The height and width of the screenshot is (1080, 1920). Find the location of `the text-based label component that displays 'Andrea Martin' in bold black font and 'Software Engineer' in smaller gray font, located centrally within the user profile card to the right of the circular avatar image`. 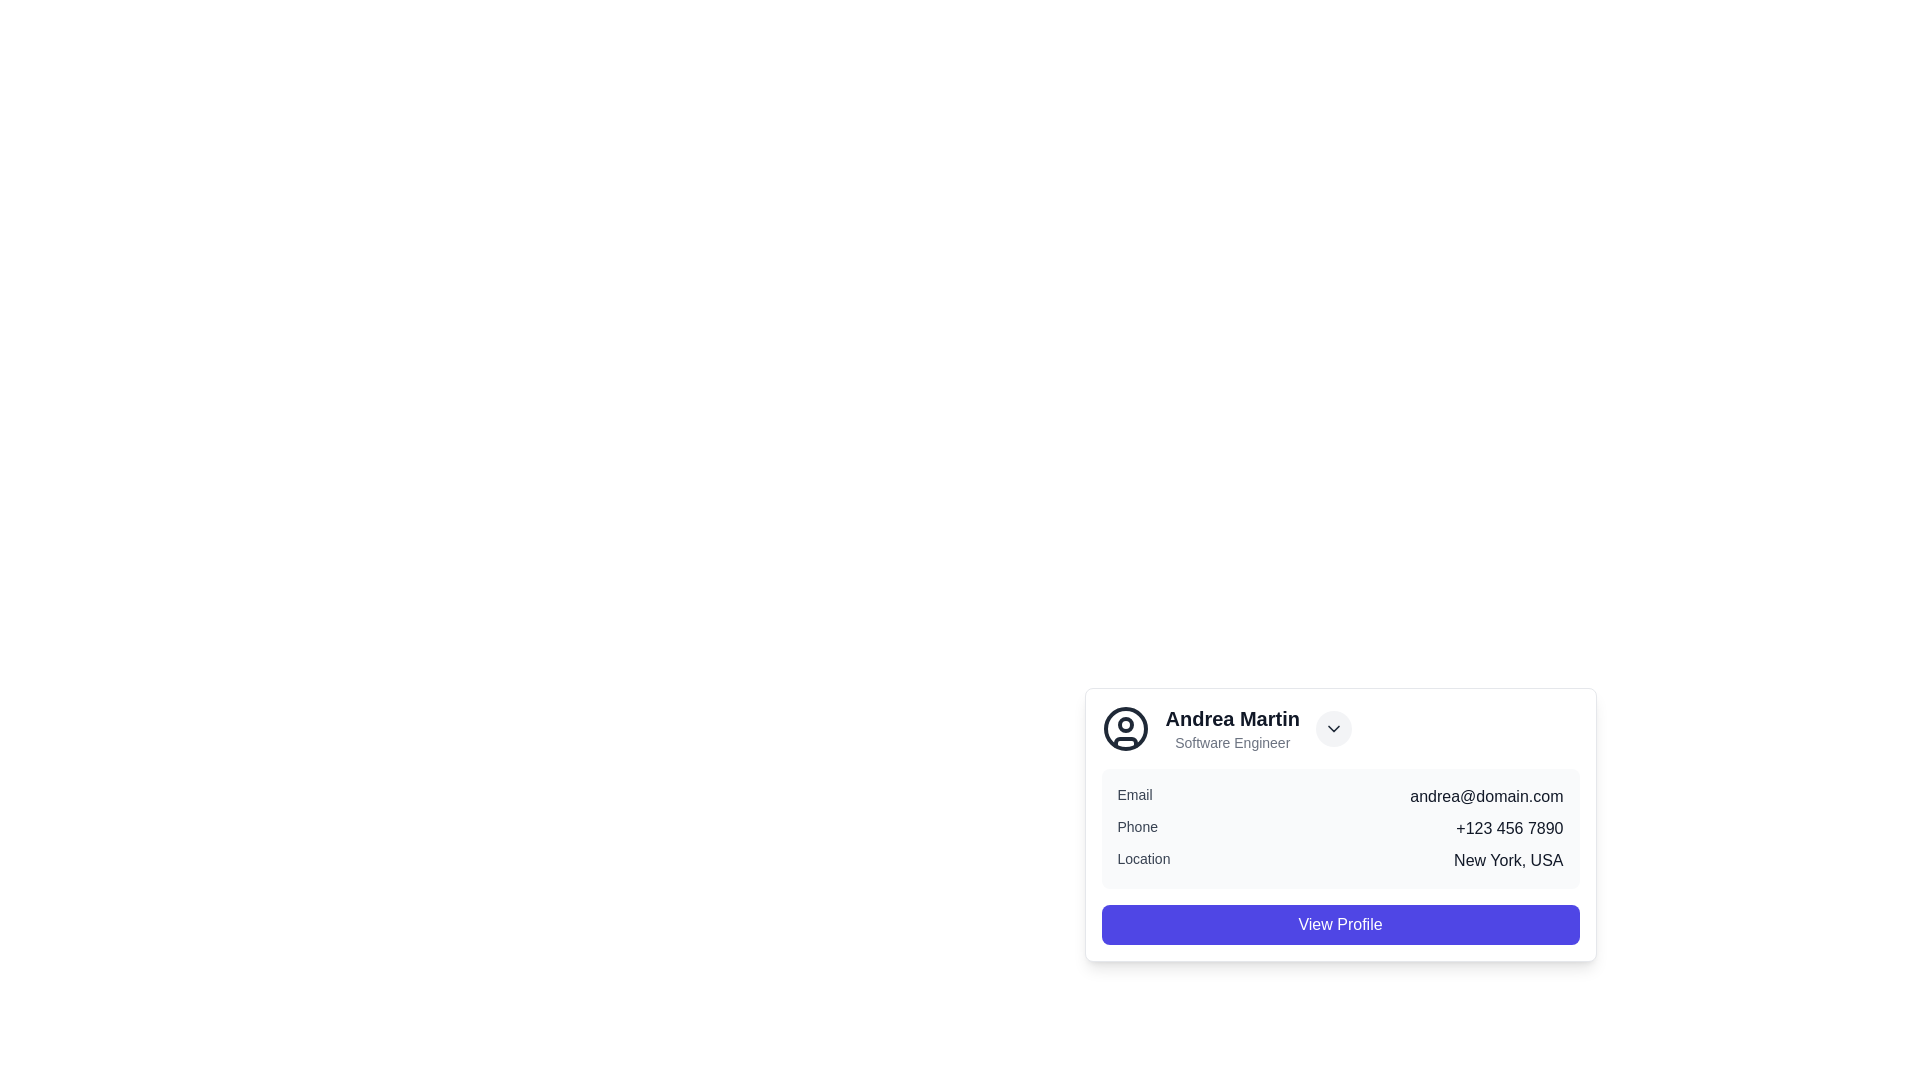

the text-based label component that displays 'Andrea Martin' in bold black font and 'Software Engineer' in smaller gray font, located centrally within the user profile card to the right of the circular avatar image is located at coordinates (1231, 729).